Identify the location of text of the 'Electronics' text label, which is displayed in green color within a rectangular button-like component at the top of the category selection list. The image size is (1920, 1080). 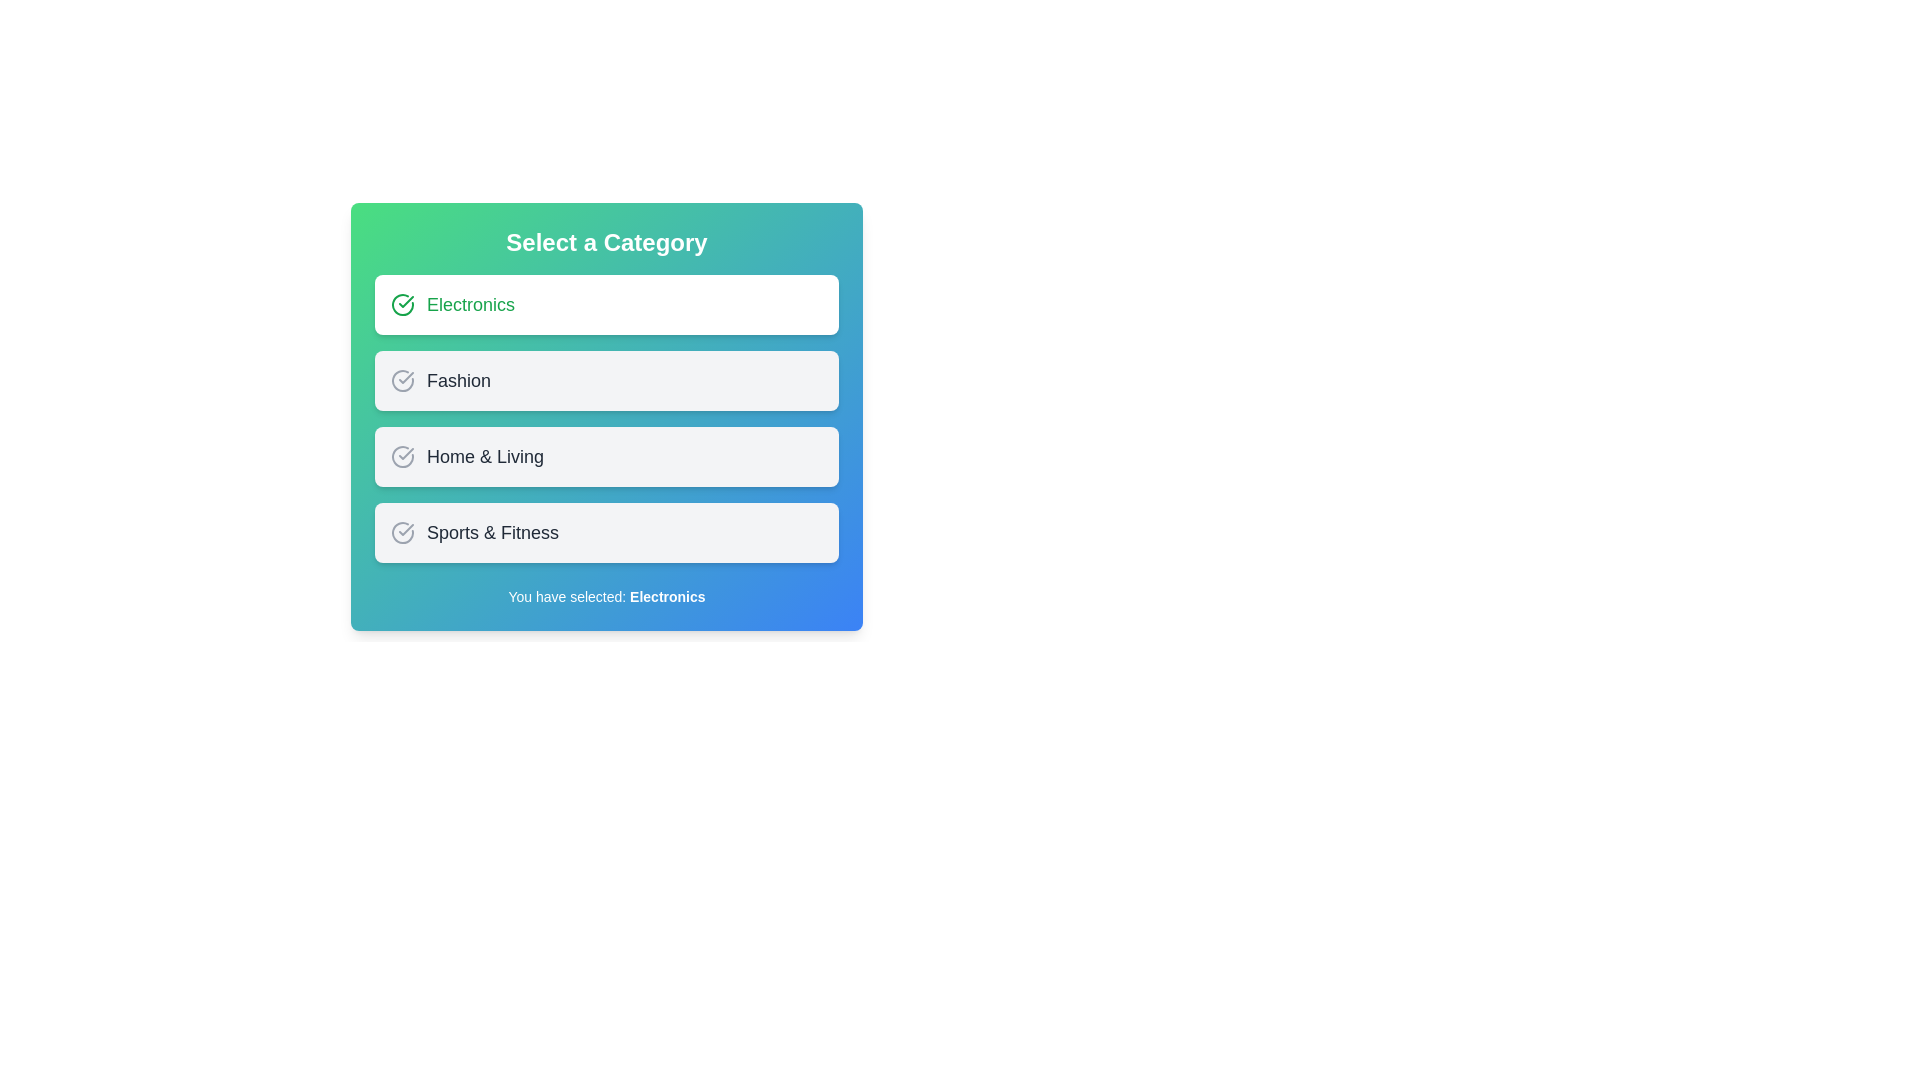
(469, 304).